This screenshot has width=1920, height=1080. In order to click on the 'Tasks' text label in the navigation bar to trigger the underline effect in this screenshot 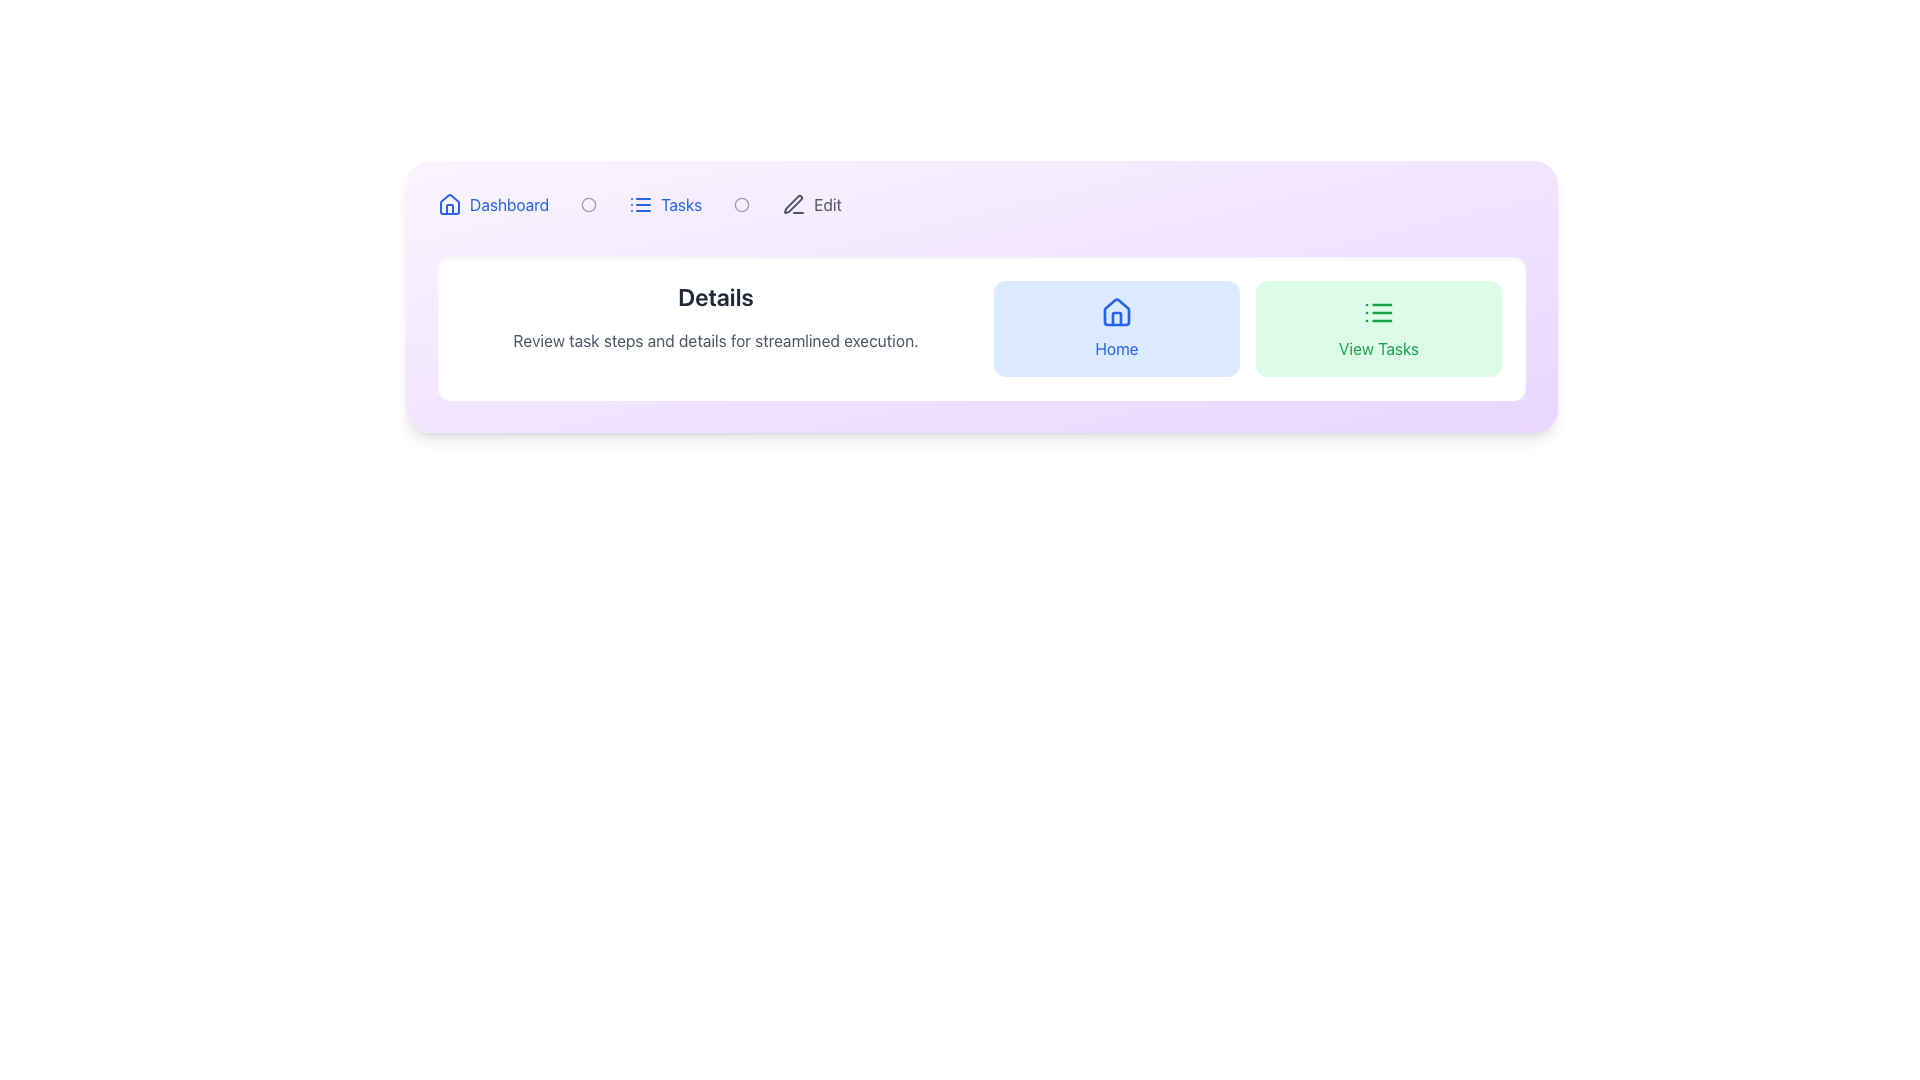, I will do `click(681, 204)`.